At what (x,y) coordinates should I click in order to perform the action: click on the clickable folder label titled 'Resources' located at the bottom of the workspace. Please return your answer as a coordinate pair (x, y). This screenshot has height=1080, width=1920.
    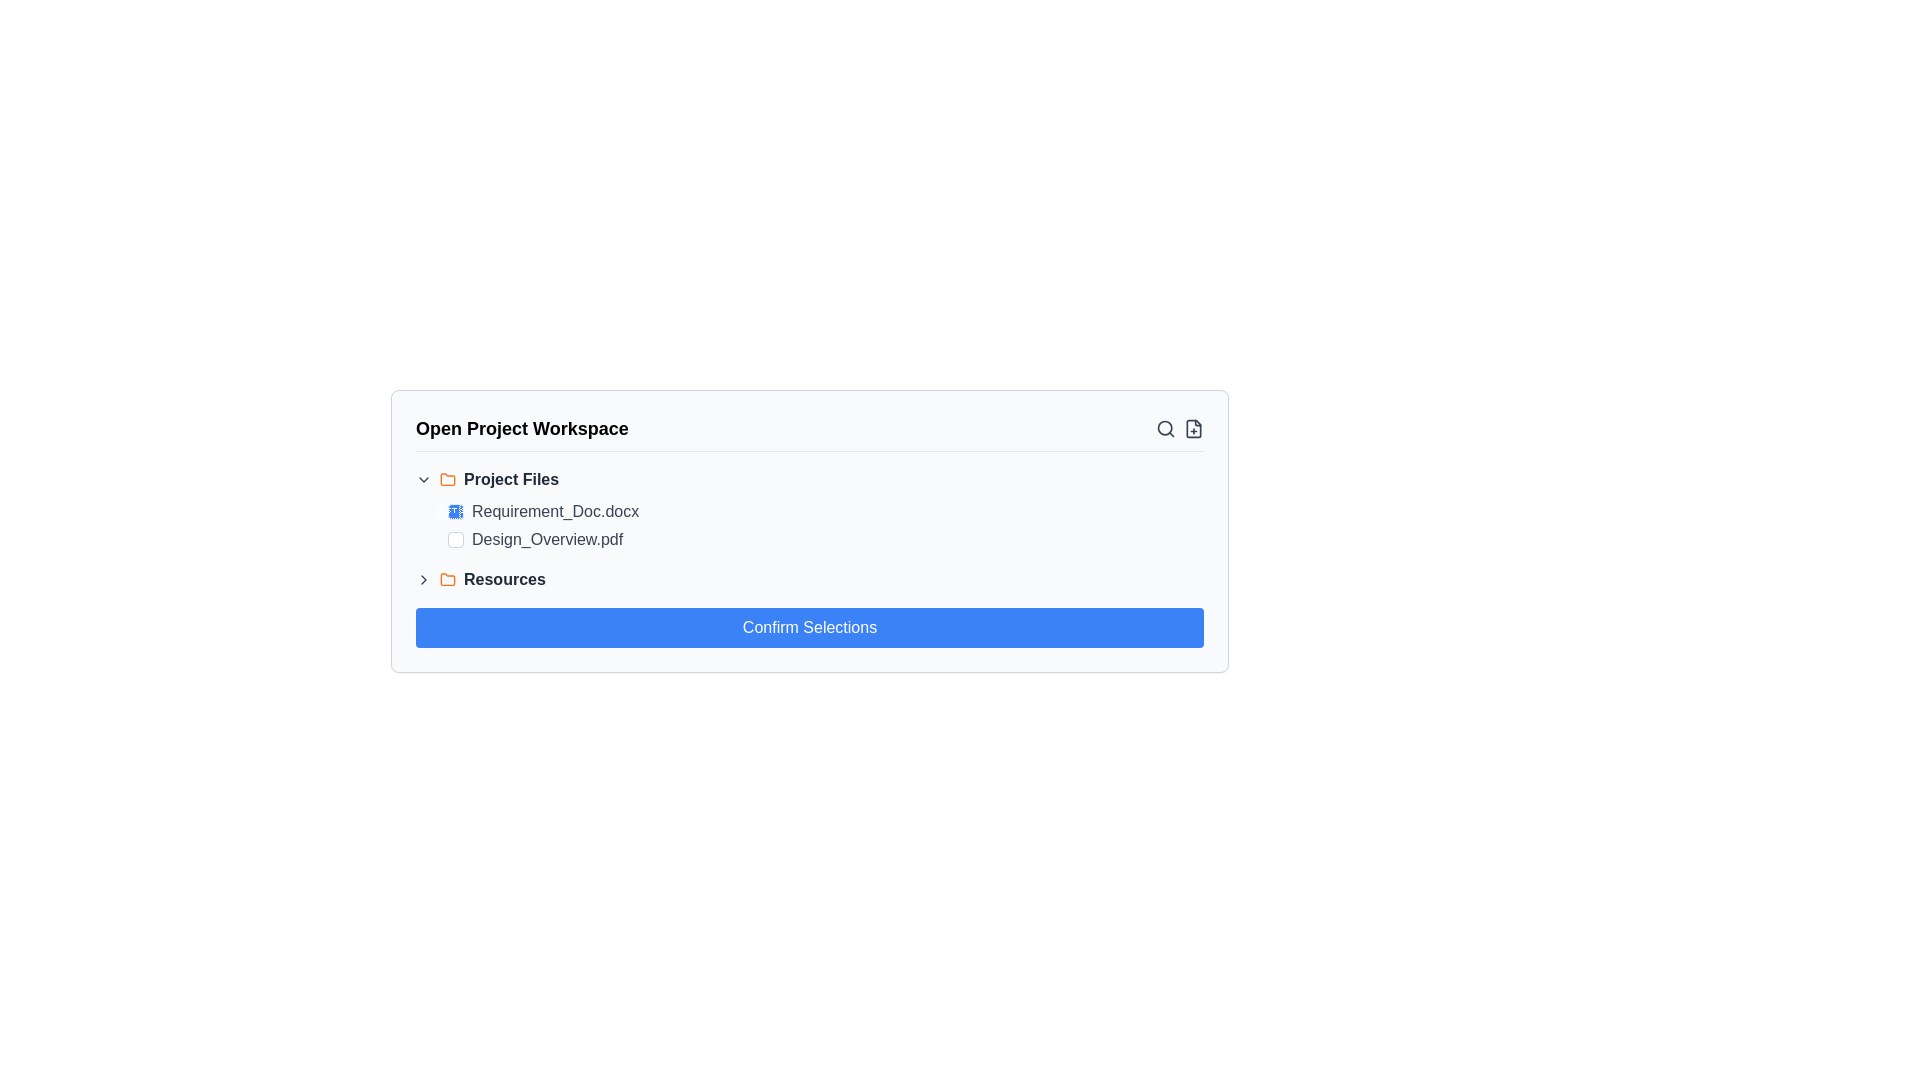
    Looking at the image, I should click on (504, 579).